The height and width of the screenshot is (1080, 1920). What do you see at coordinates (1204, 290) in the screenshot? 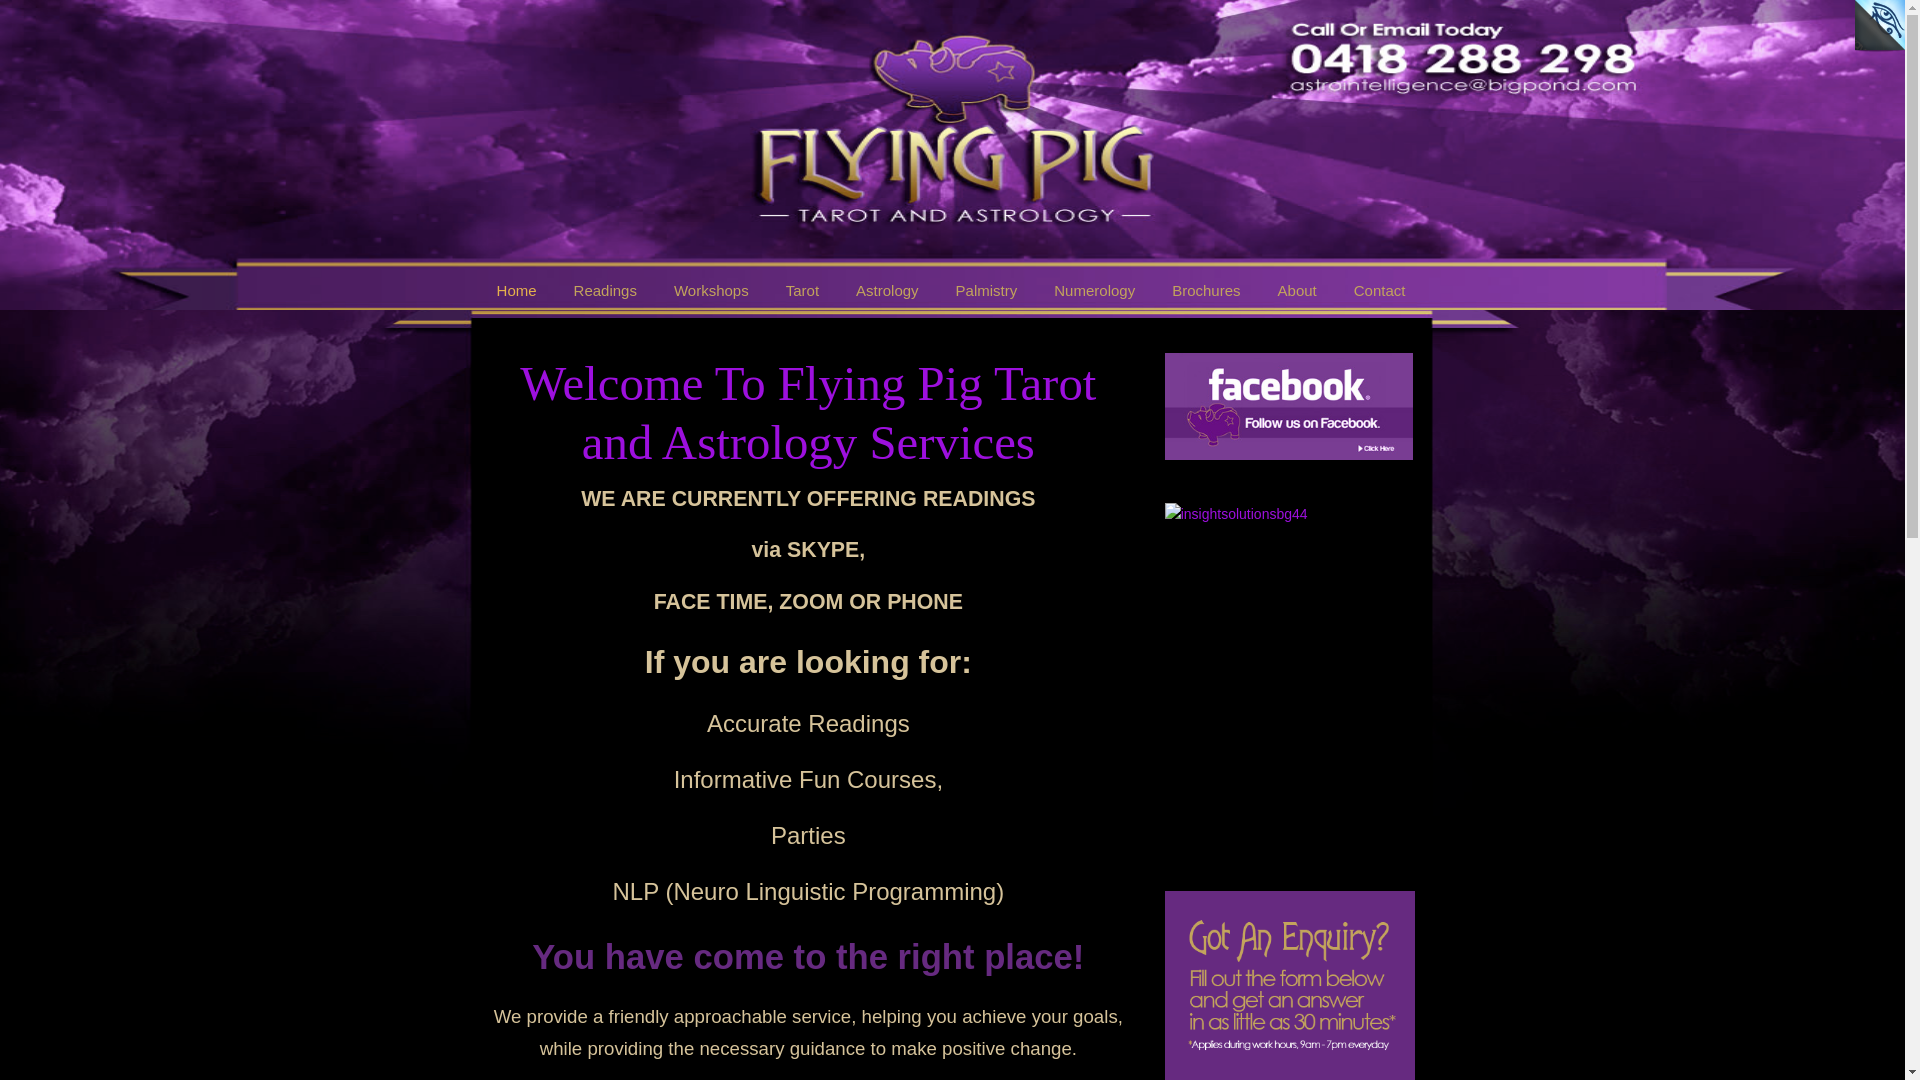
I see `'Brochures'` at bounding box center [1204, 290].